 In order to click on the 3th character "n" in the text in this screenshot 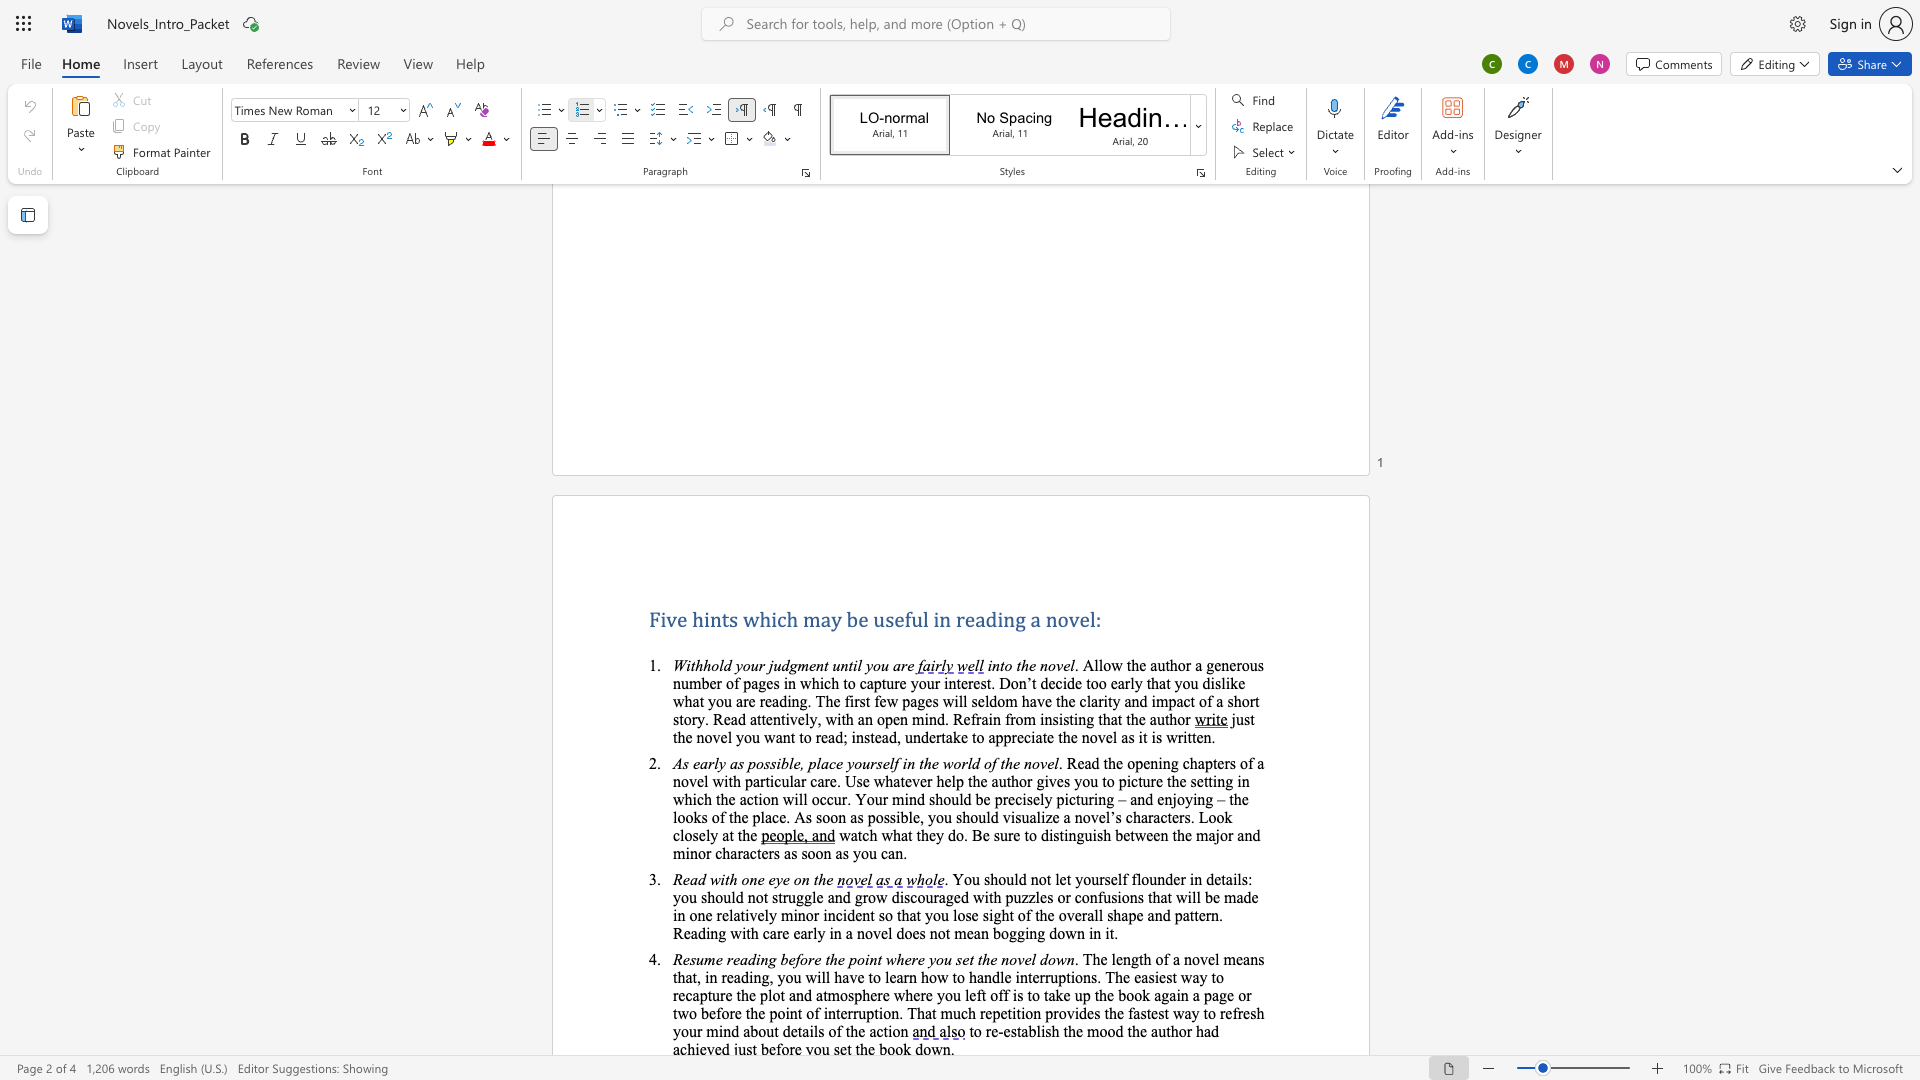, I will do `click(1253, 958)`.